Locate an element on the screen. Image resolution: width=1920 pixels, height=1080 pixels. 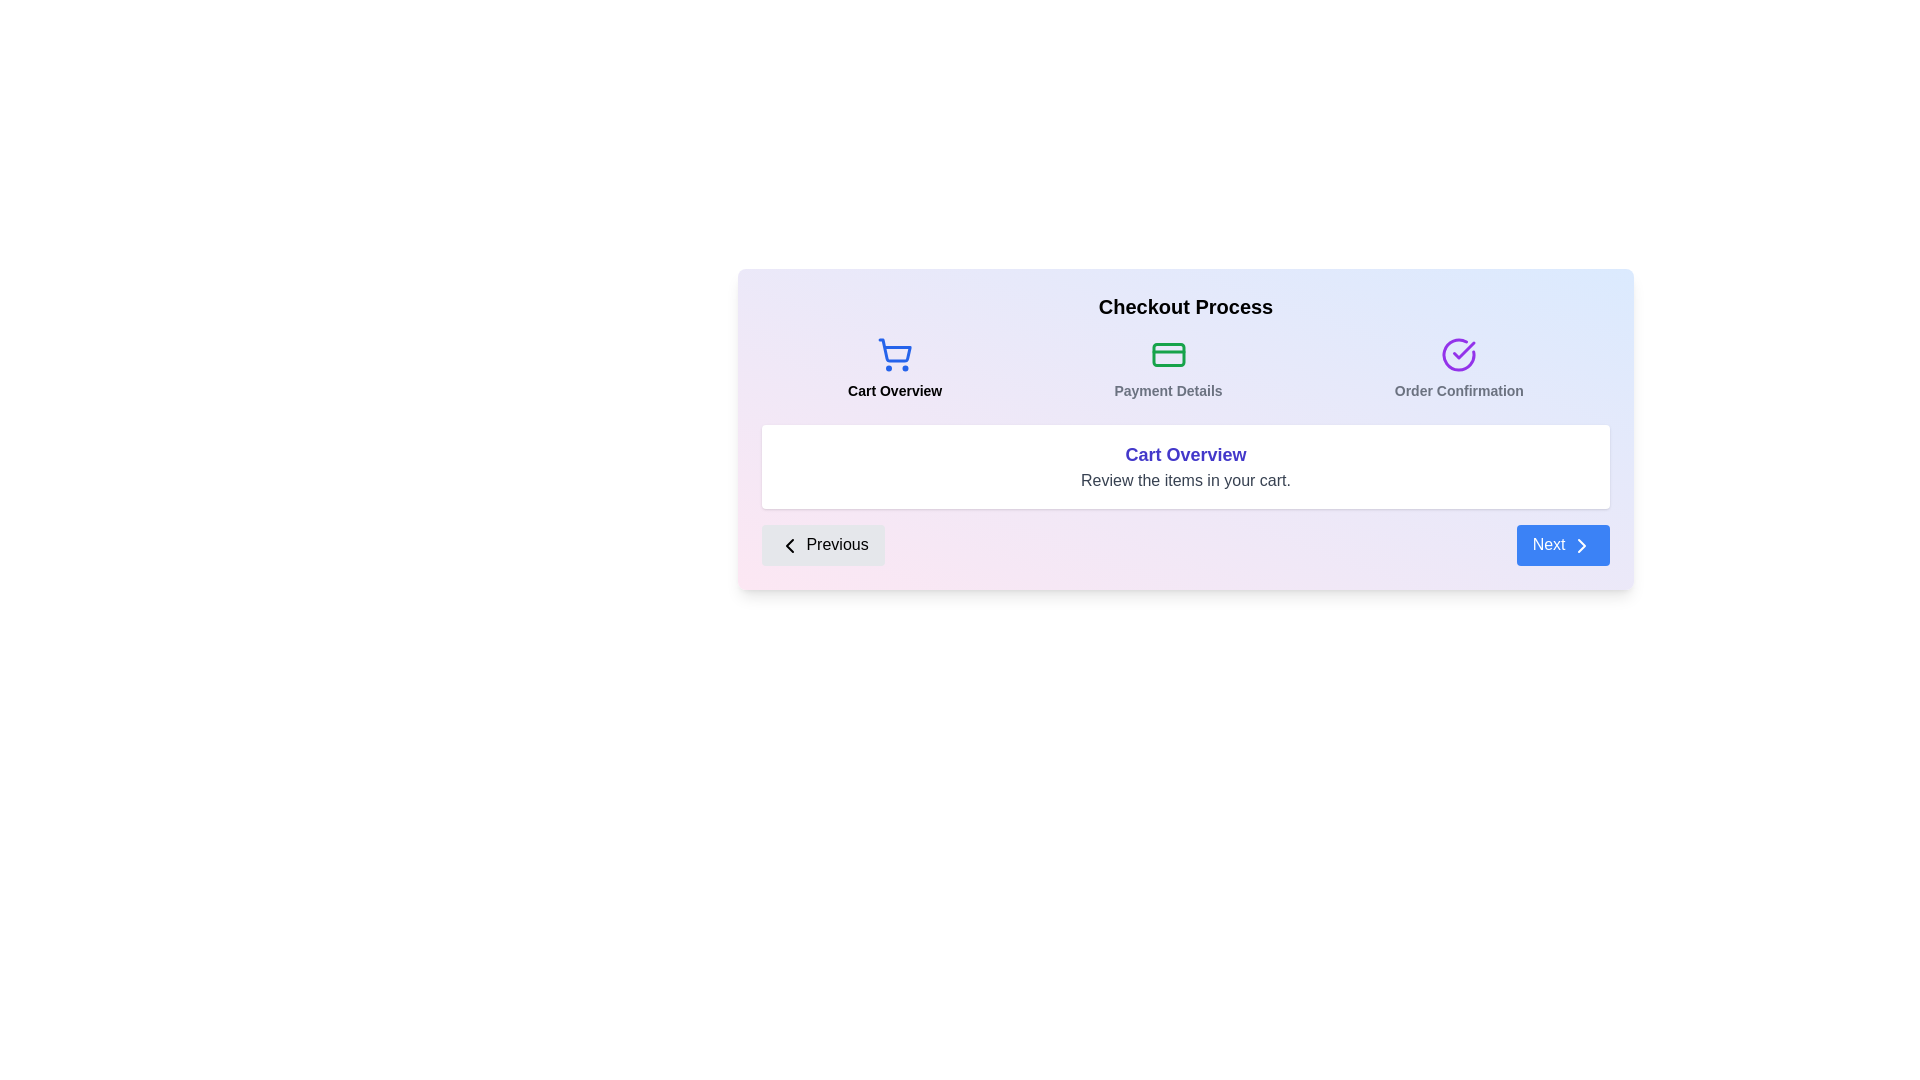
the 'Next' button to navigate to the next step is located at coordinates (1562, 544).